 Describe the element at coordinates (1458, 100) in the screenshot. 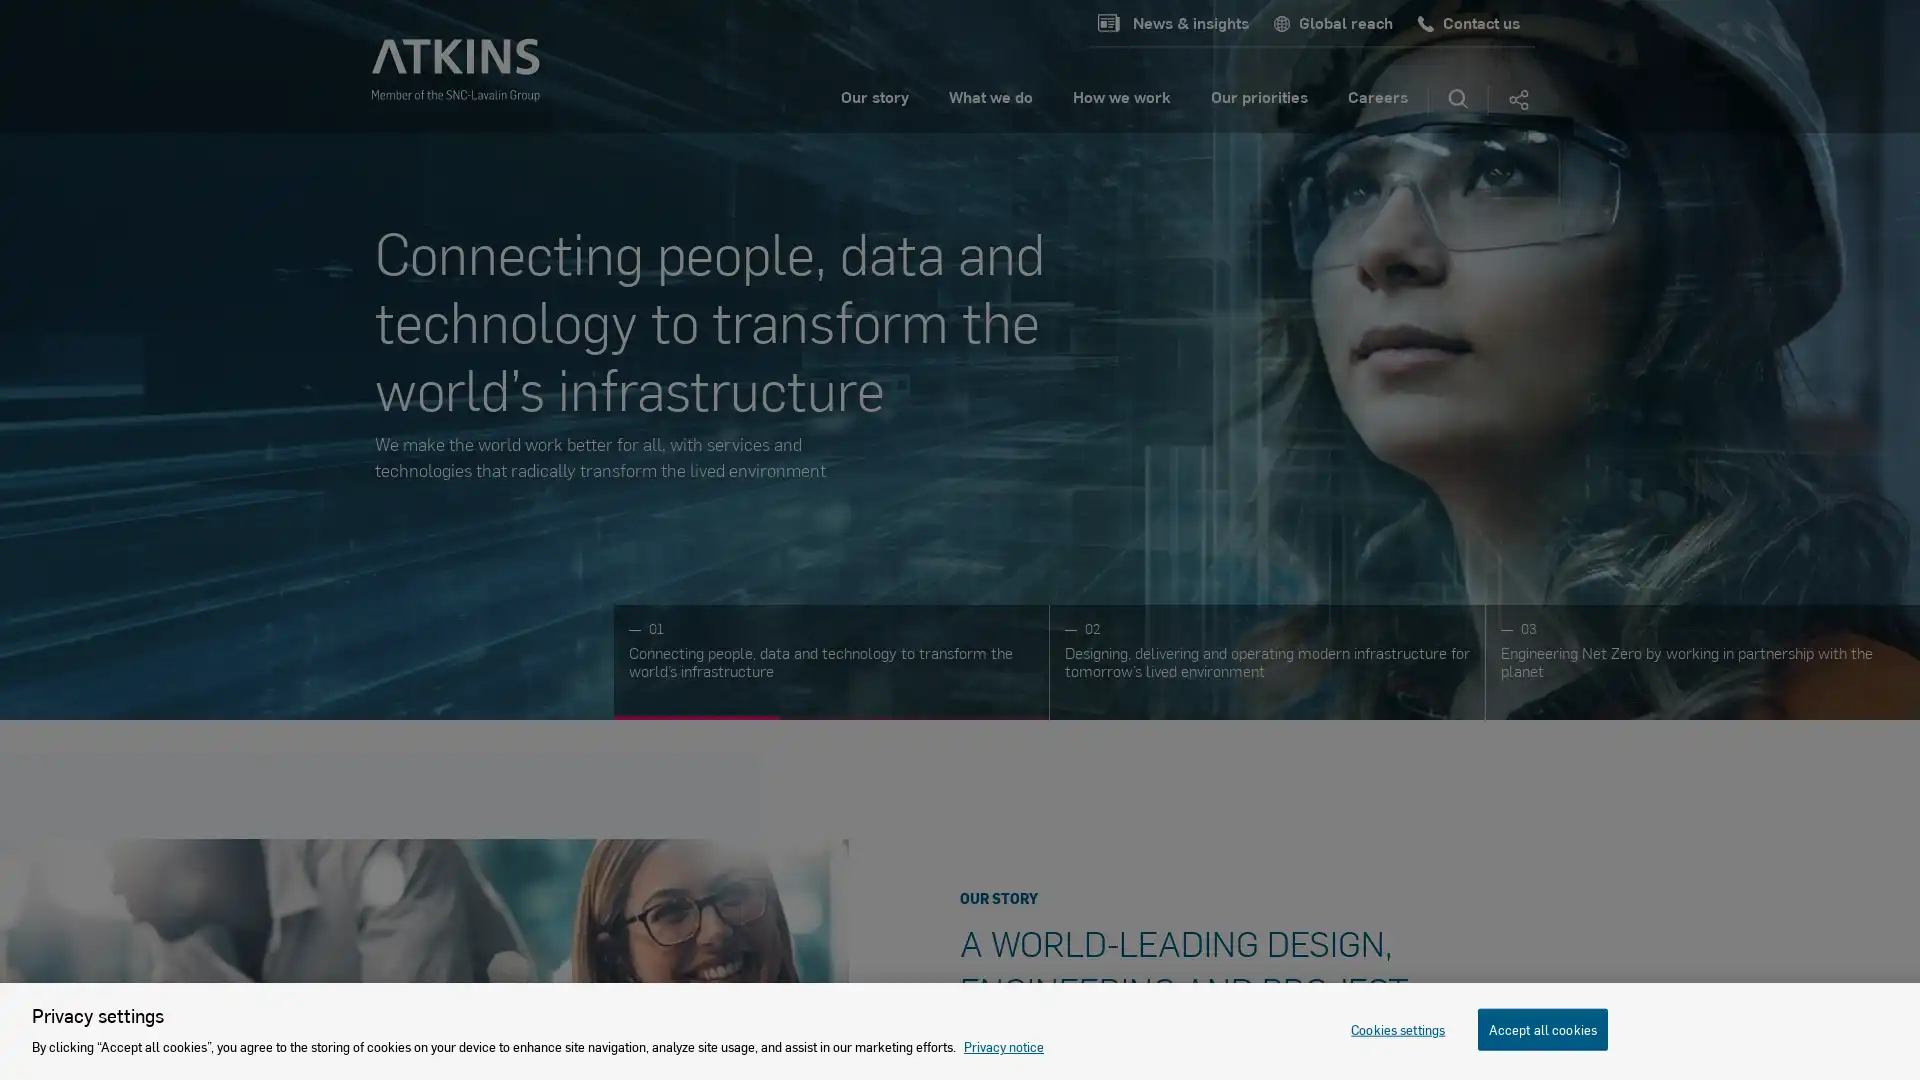

I see `Search` at that location.